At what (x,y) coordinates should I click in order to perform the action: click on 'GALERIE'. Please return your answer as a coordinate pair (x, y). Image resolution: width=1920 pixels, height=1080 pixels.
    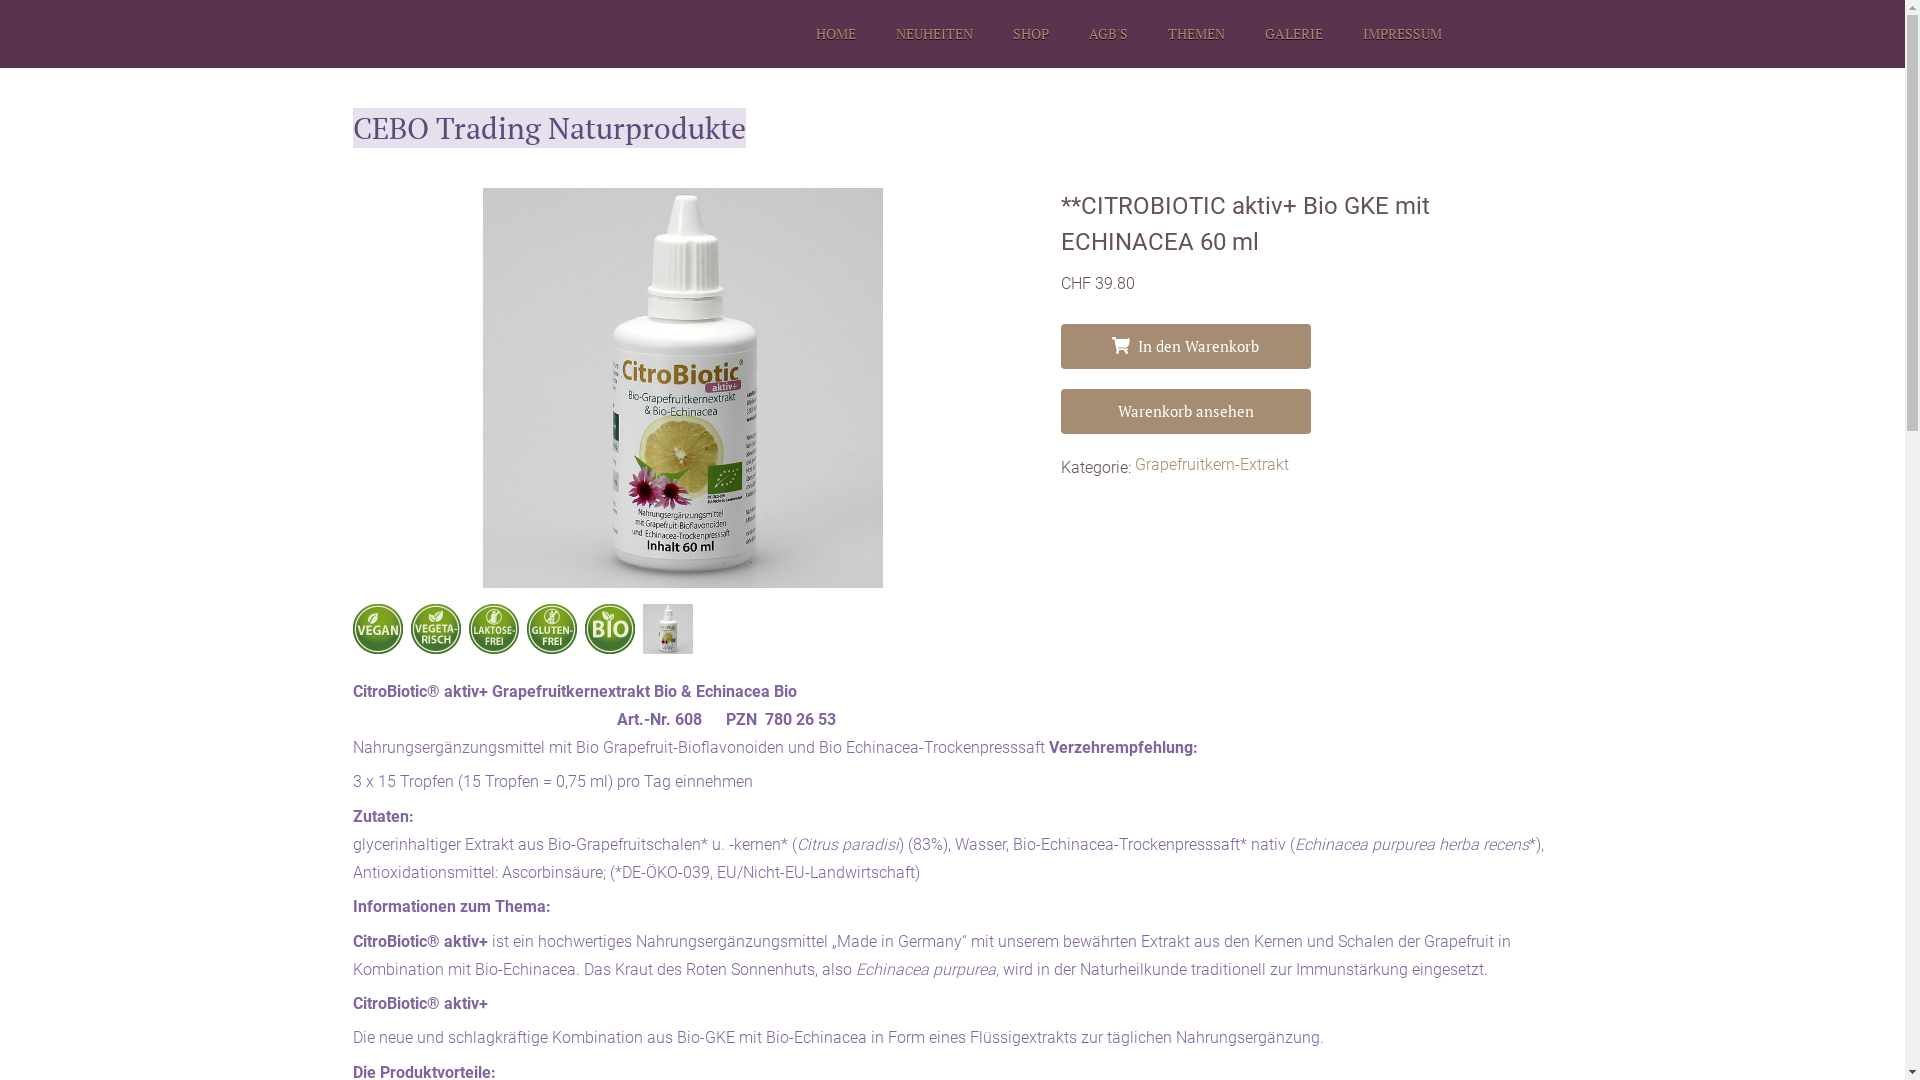
    Looking at the image, I should click on (1292, 34).